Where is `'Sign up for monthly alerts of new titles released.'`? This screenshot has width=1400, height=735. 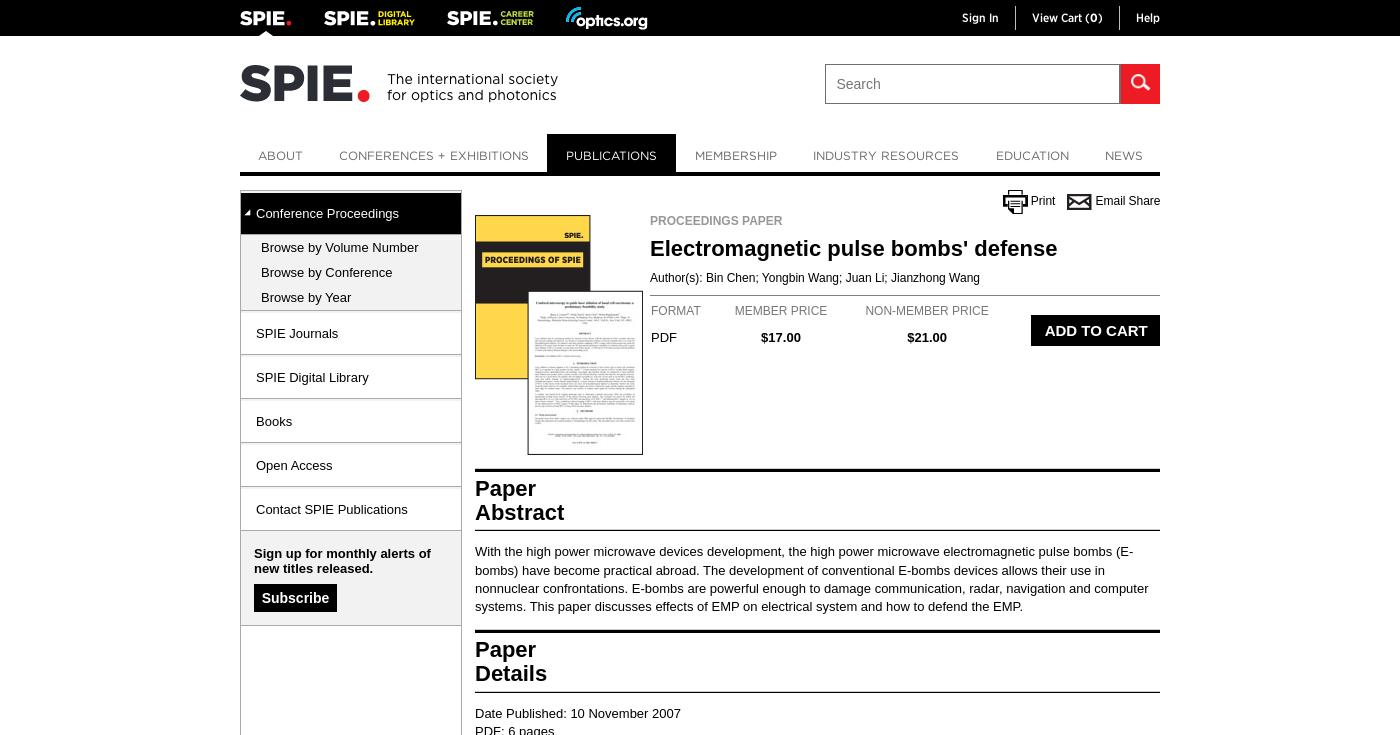
'Sign up for monthly alerts of new titles released.' is located at coordinates (342, 560).